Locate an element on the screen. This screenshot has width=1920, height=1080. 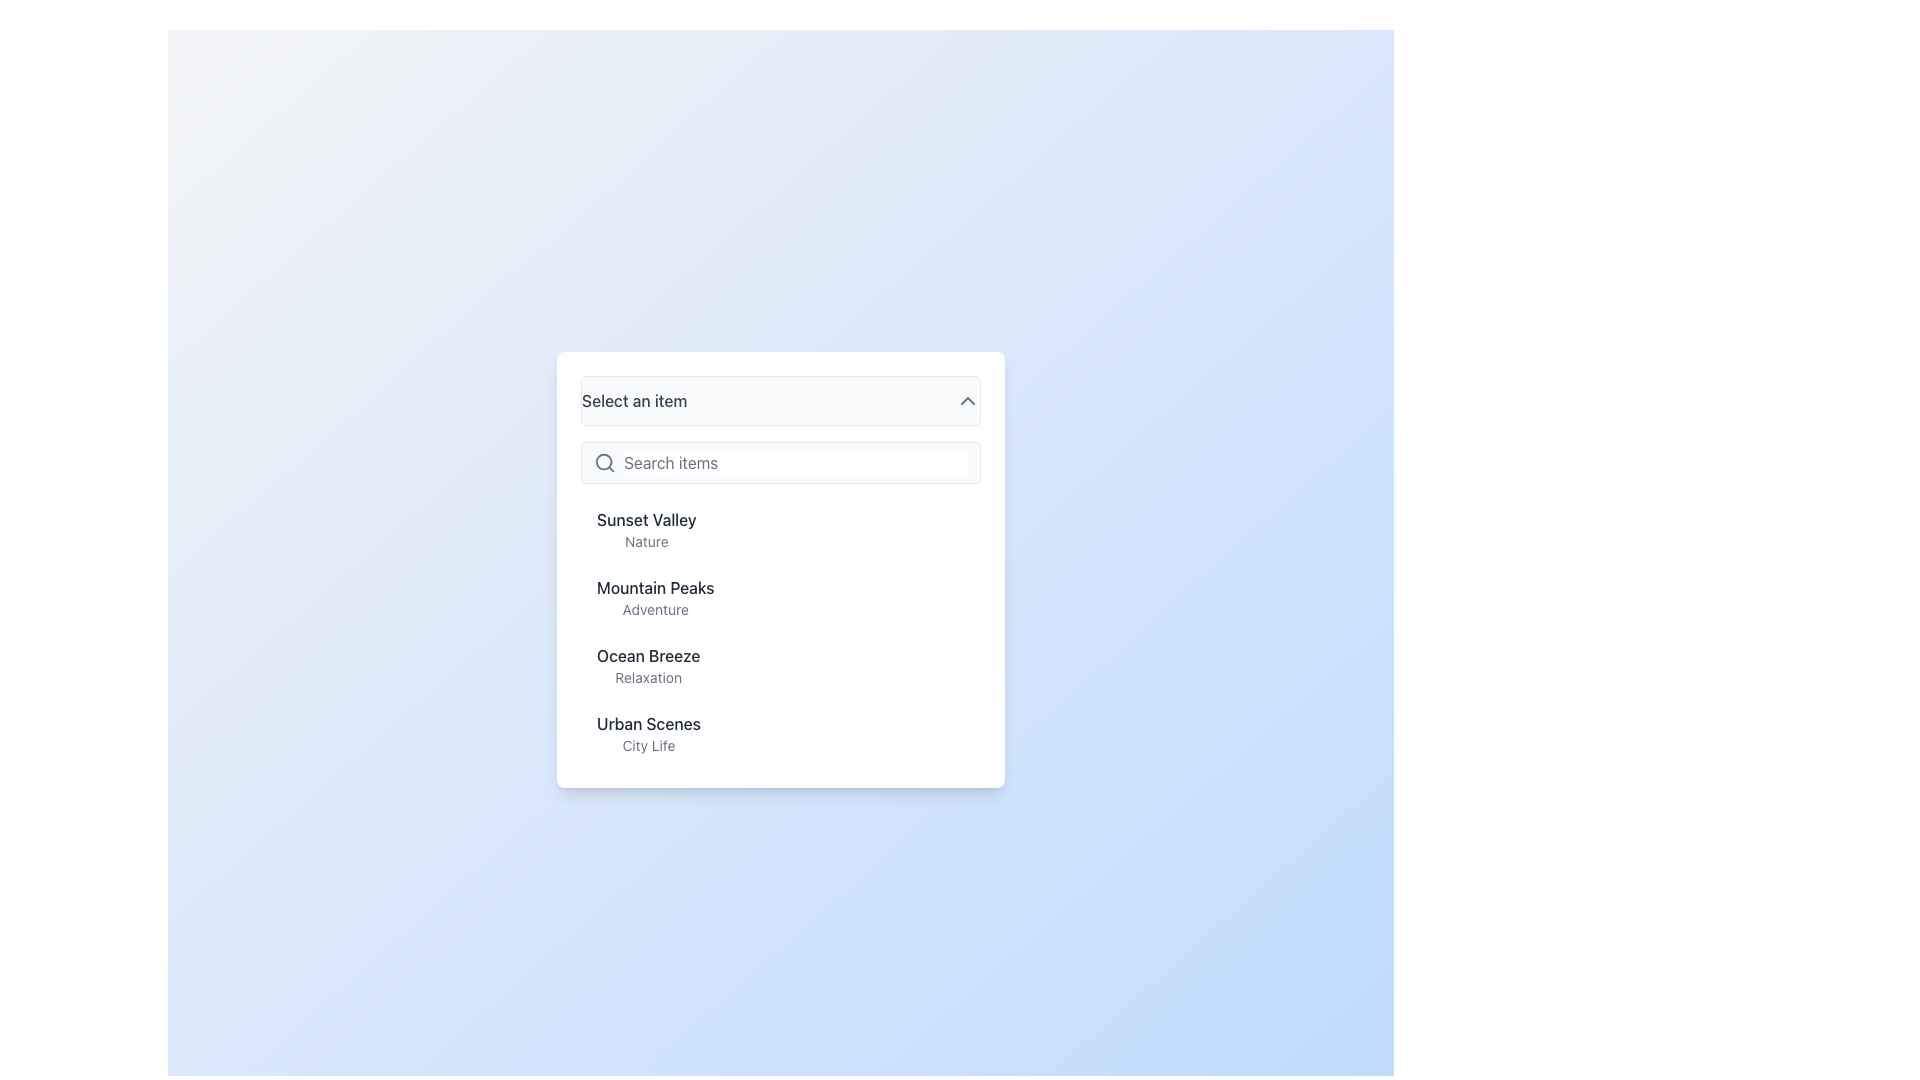
to select the list item displaying 'Ocean Breeze' and 'Relaxation' text in the dropdown panel is located at coordinates (648, 666).